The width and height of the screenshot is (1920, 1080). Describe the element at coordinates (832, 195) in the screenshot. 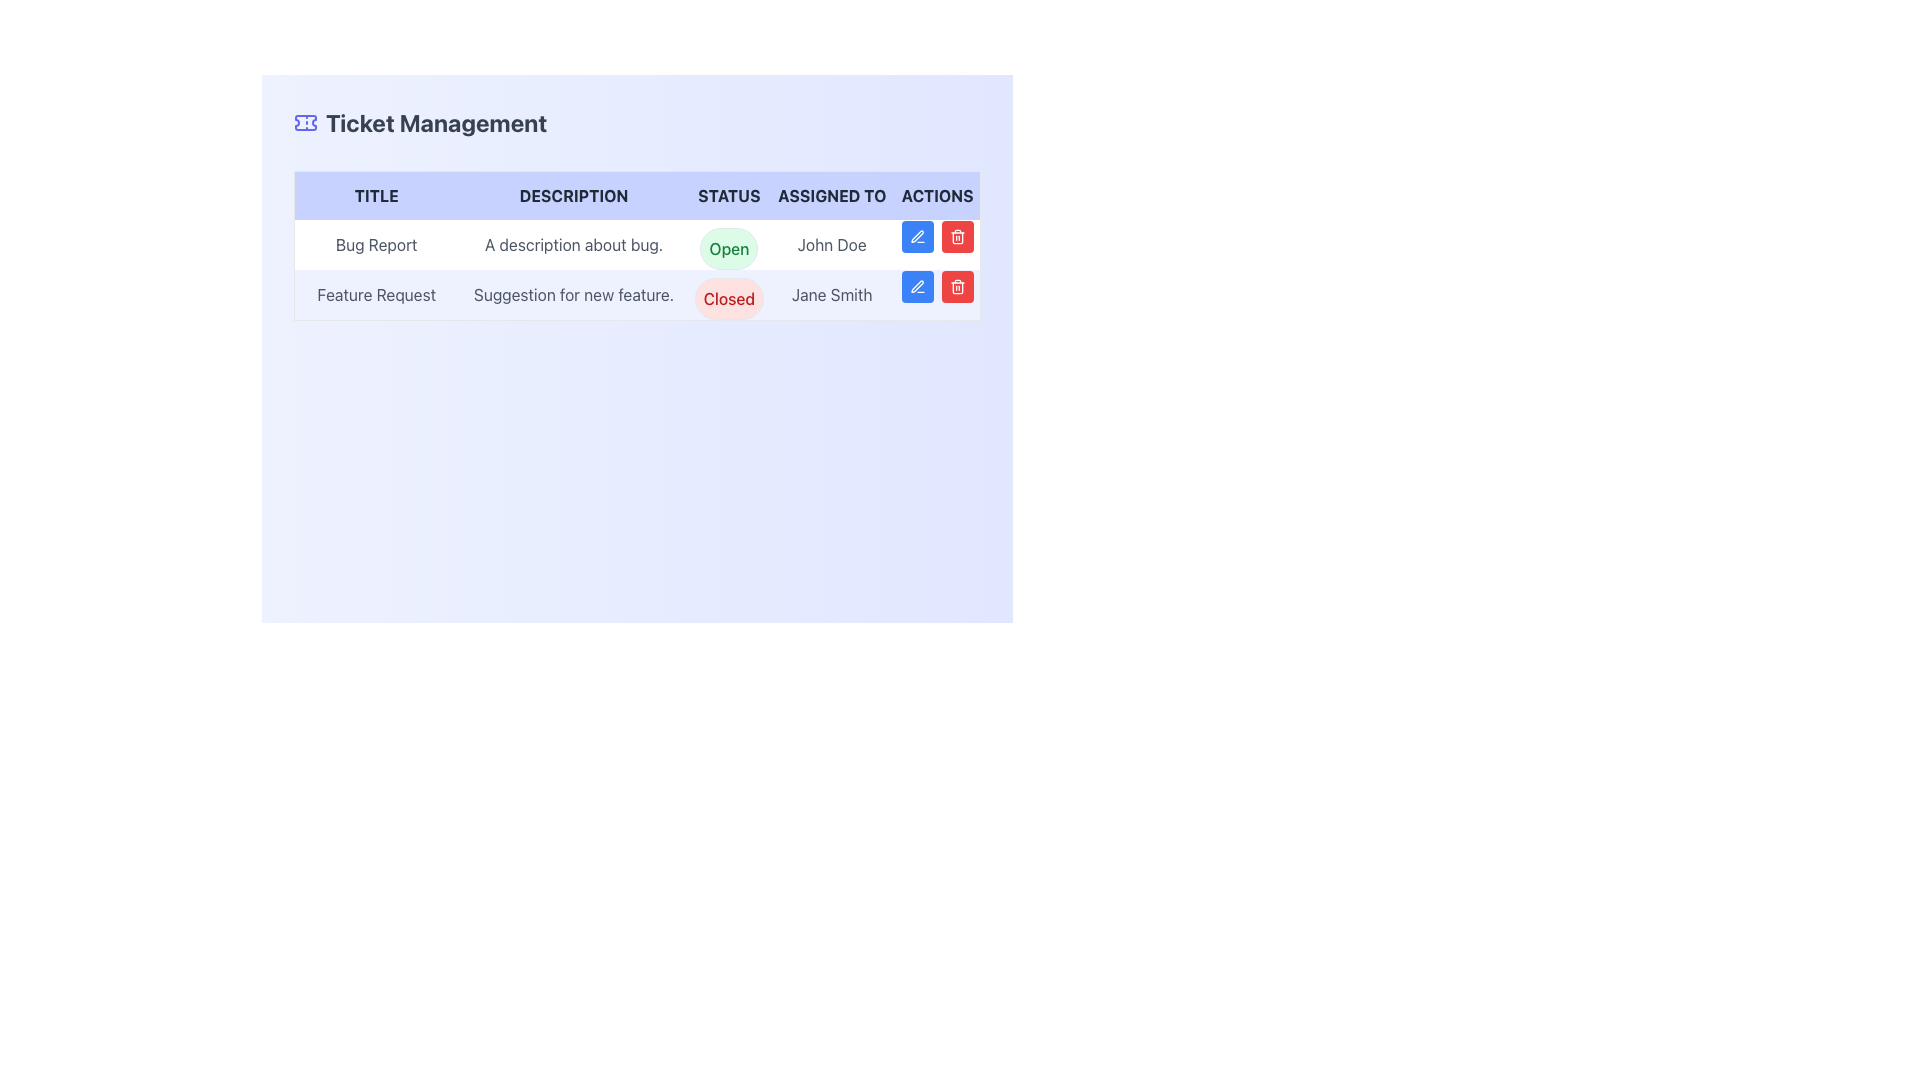

I see `the fourth text label in the table header that denotes the person assigned to the task, located between 'Status' and 'Actions'` at that location.